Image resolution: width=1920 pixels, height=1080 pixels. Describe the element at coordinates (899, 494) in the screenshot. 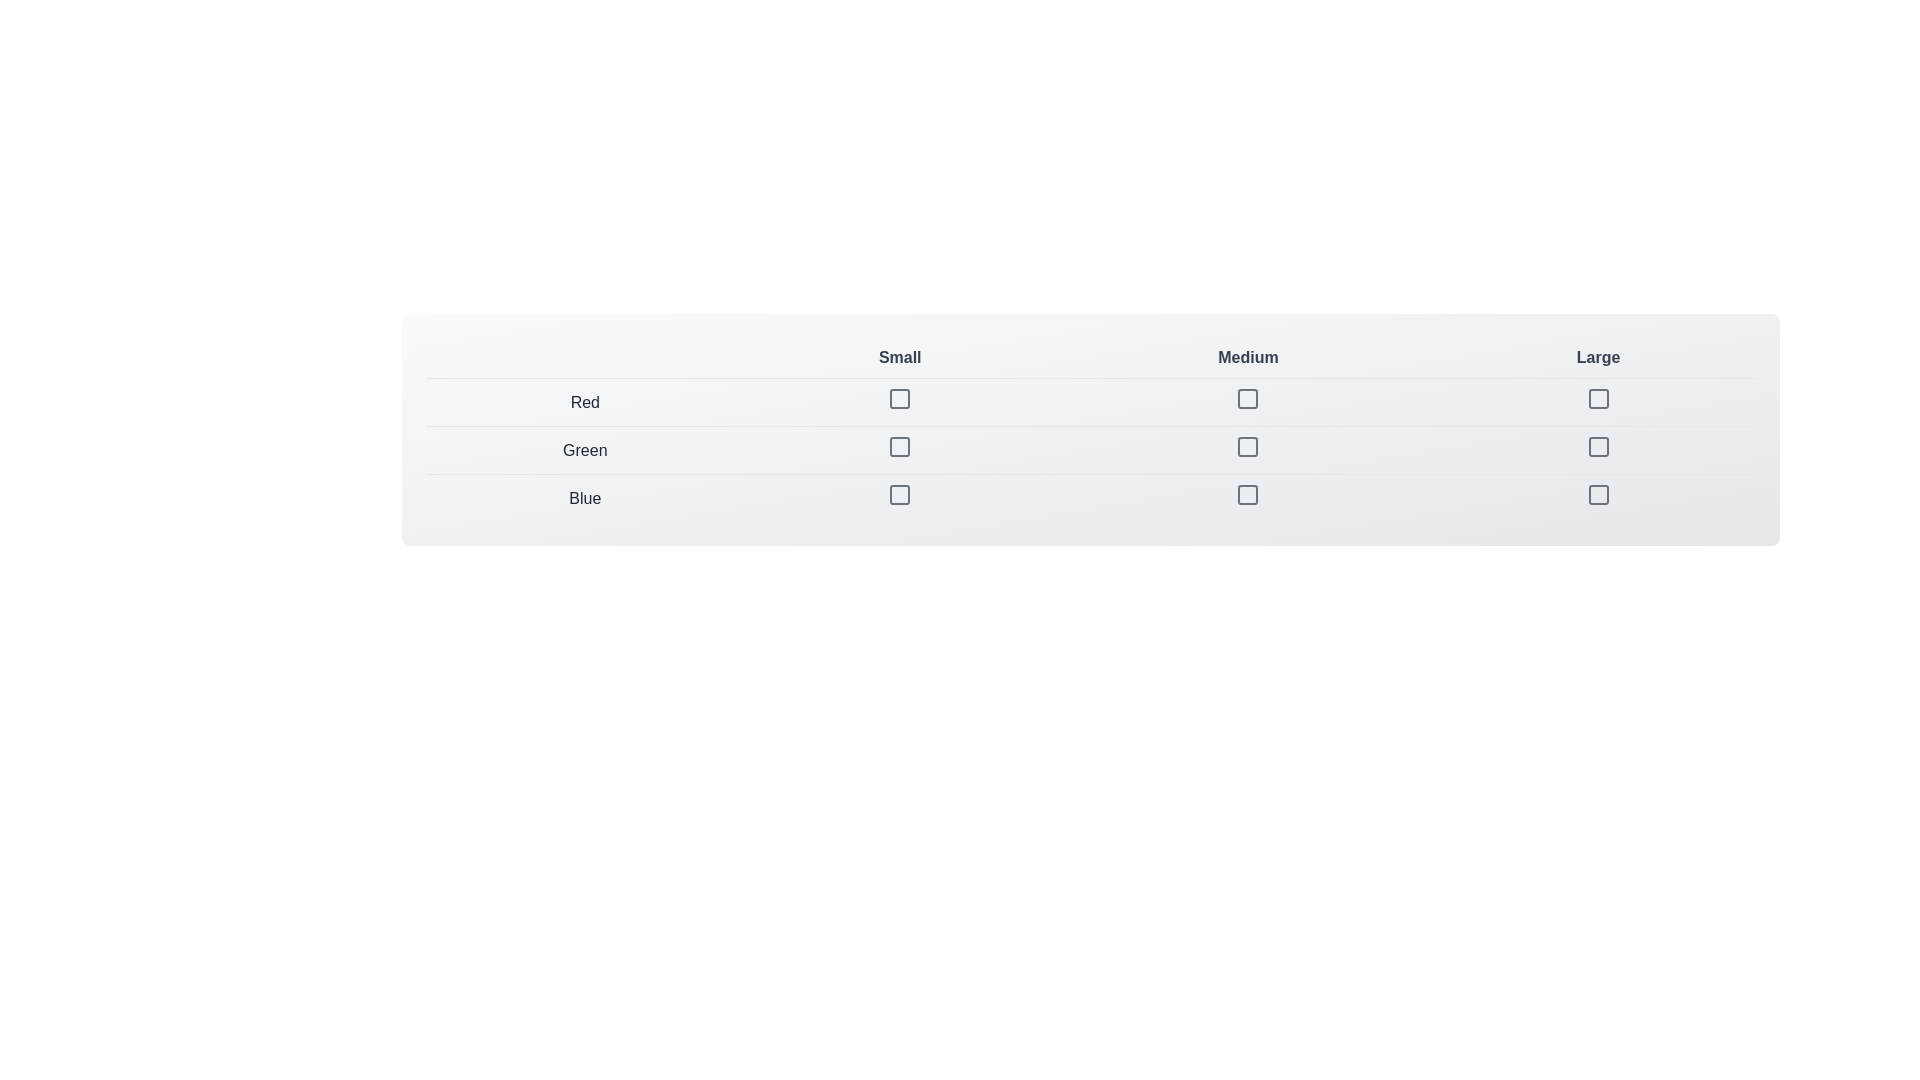

I see `the checkbox for 'Blue' color and 'Small' size located in the third row and second column of the grid layout` at that location.